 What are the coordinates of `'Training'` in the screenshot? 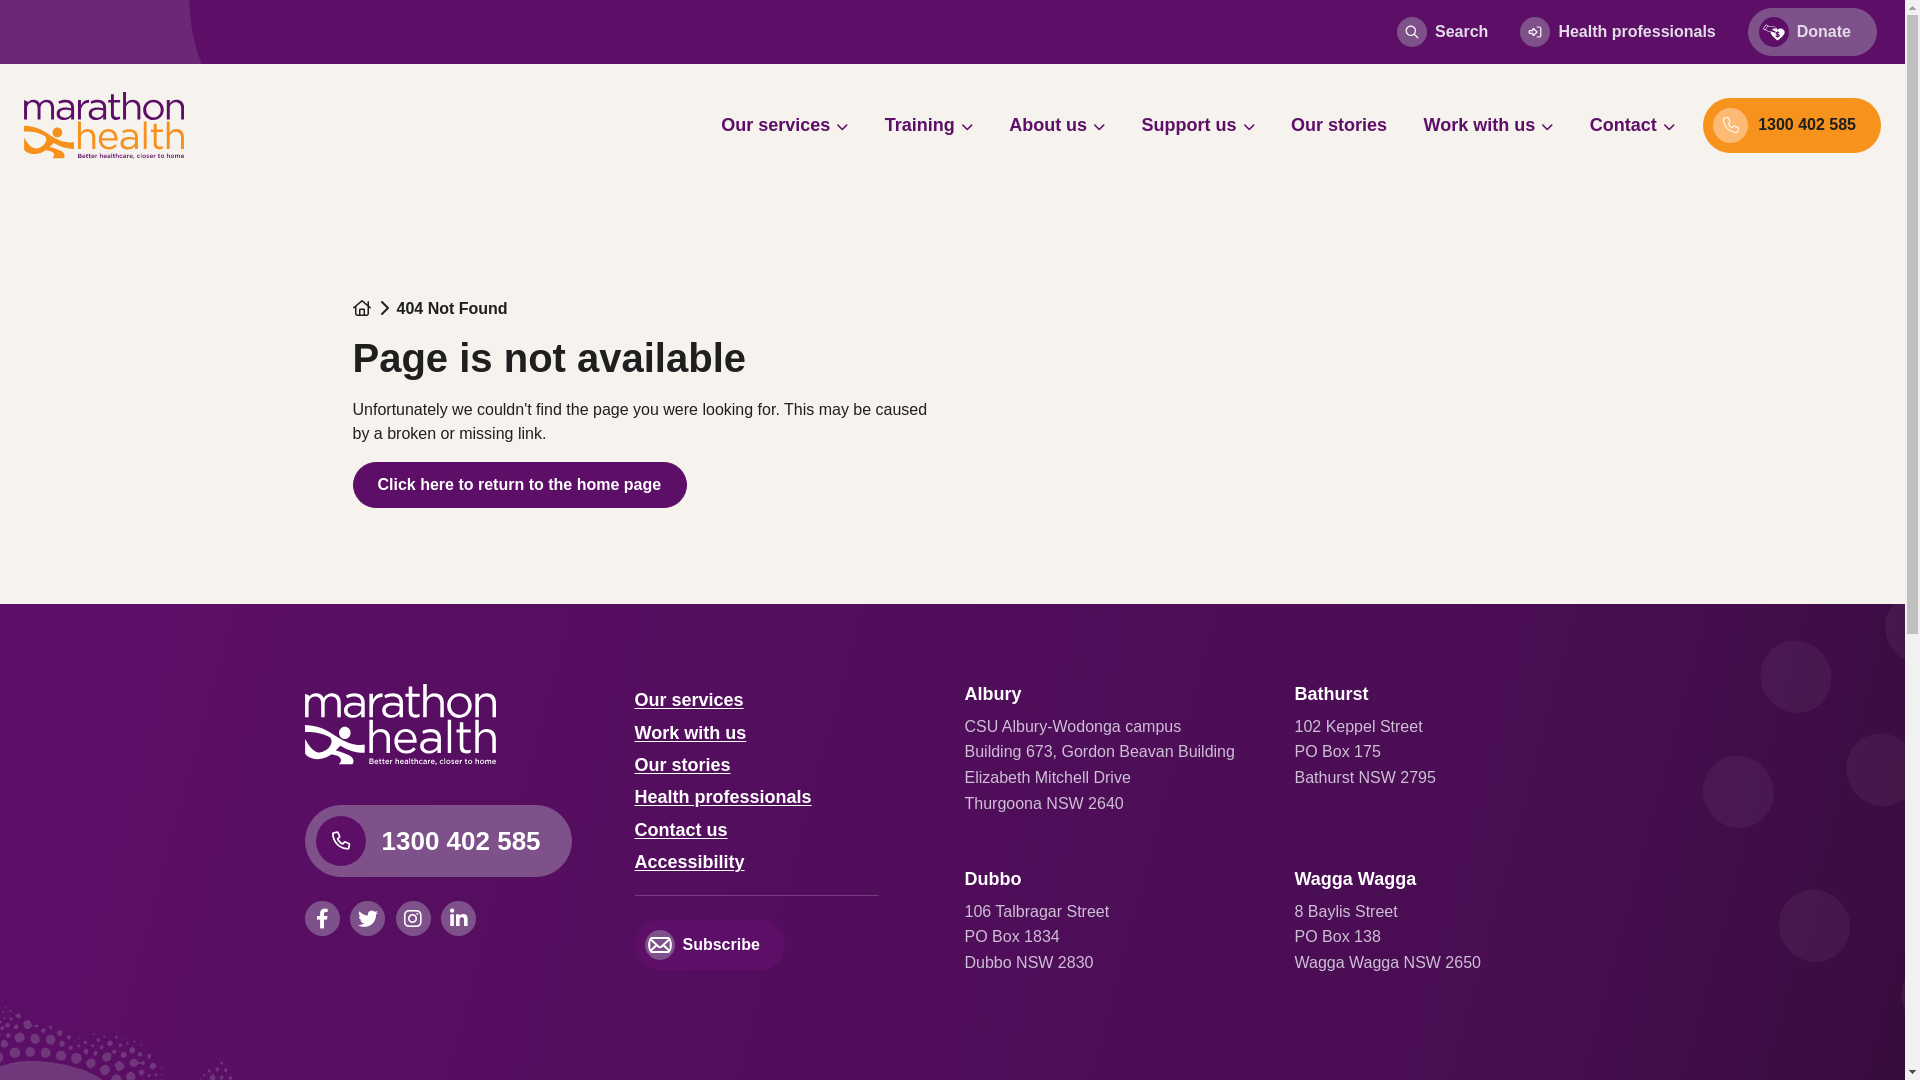 It's located at (868, 124).